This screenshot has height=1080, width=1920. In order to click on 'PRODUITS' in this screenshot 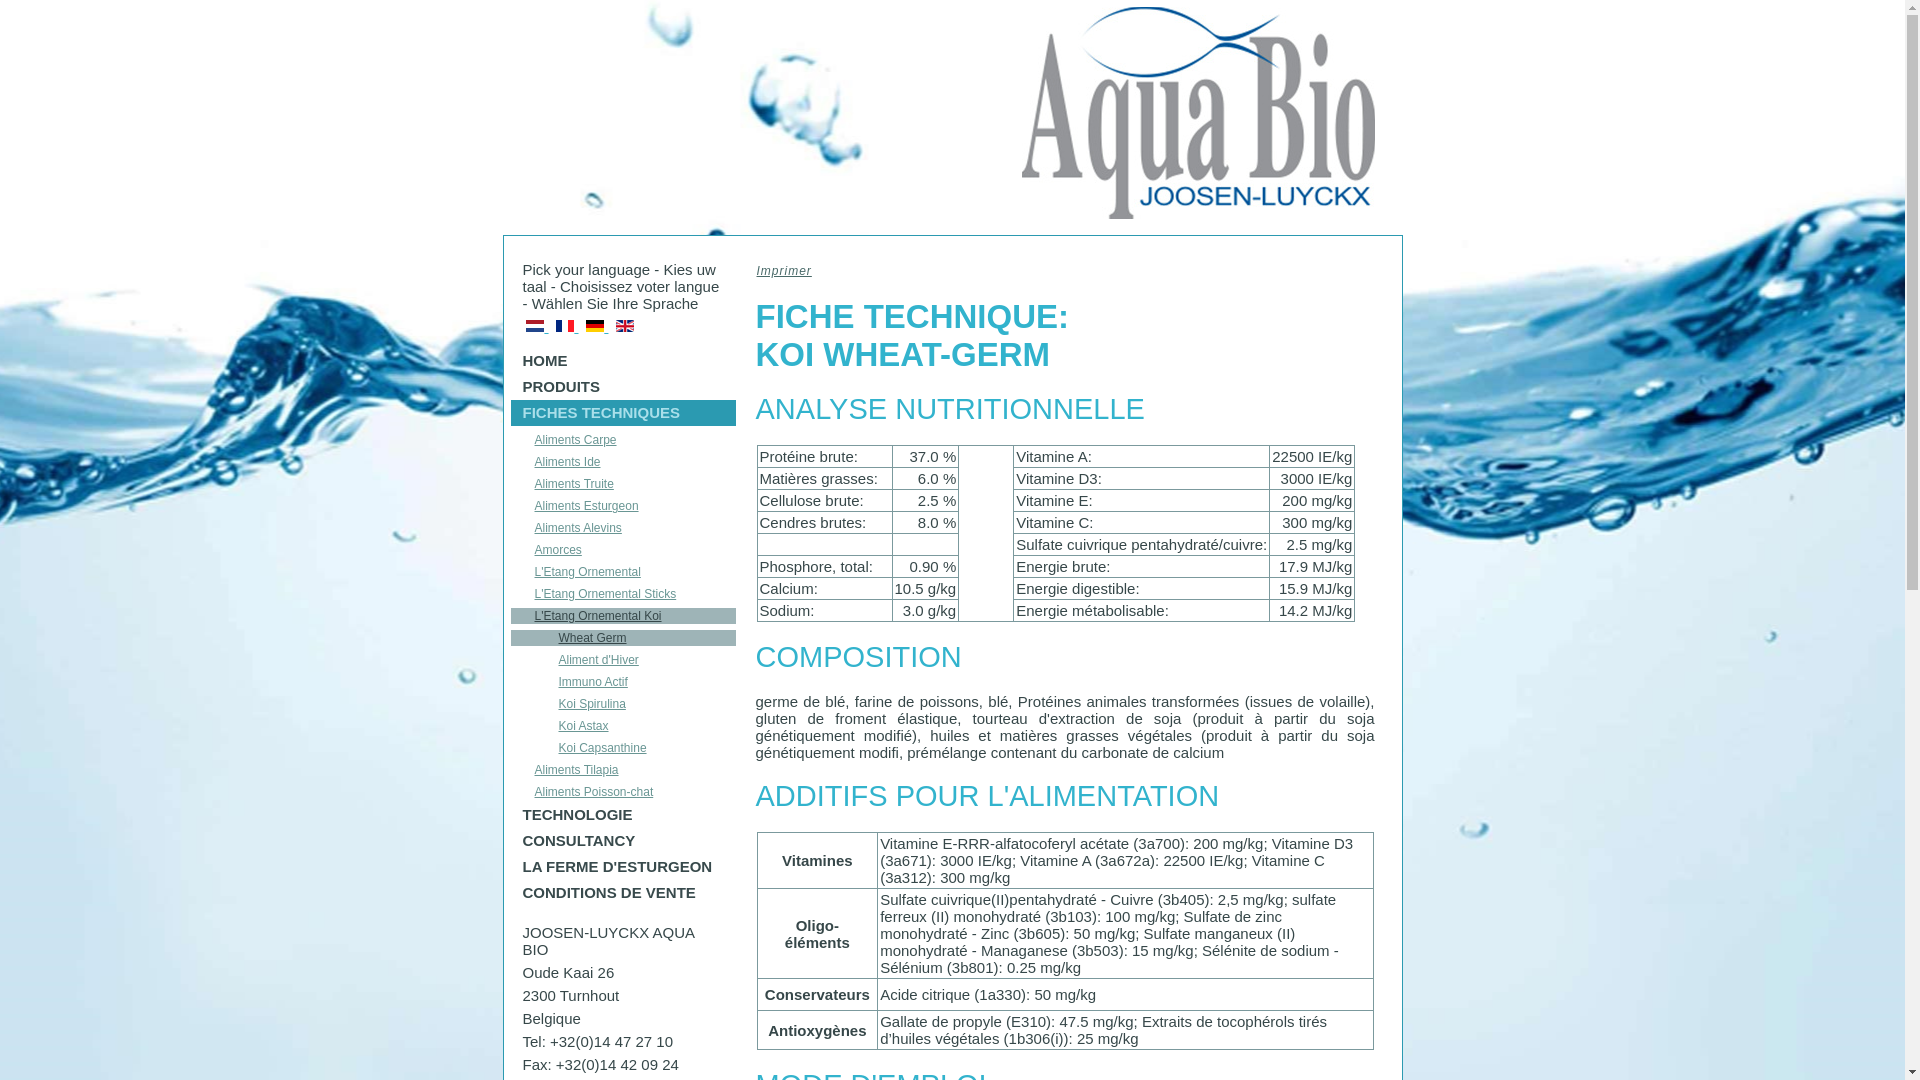, I will do `click(621, 386)`.